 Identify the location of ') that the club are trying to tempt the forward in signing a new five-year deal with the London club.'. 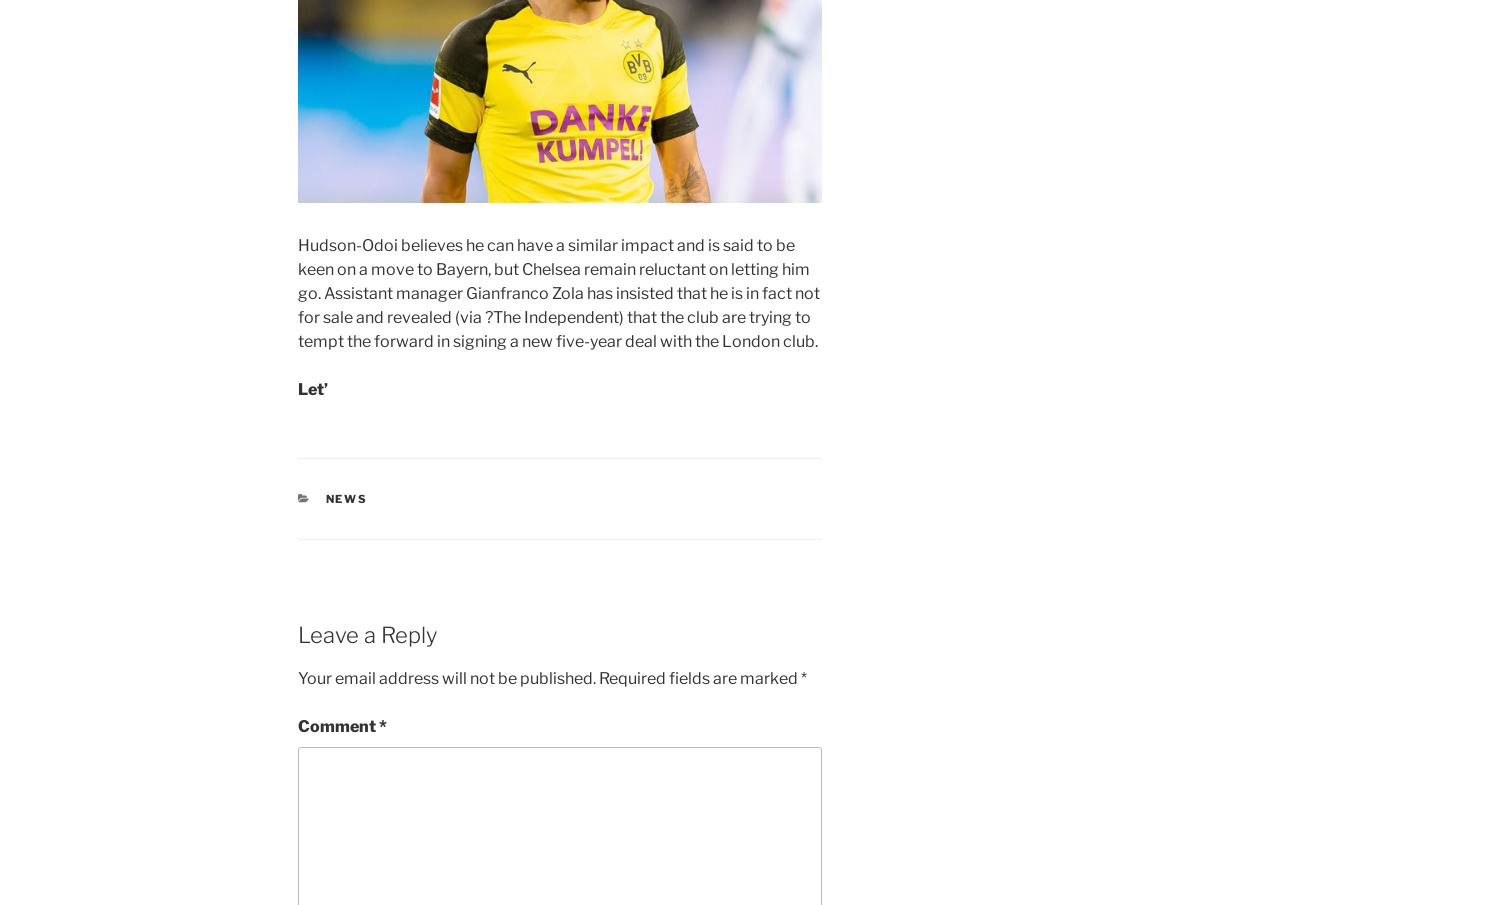
(558, 327).